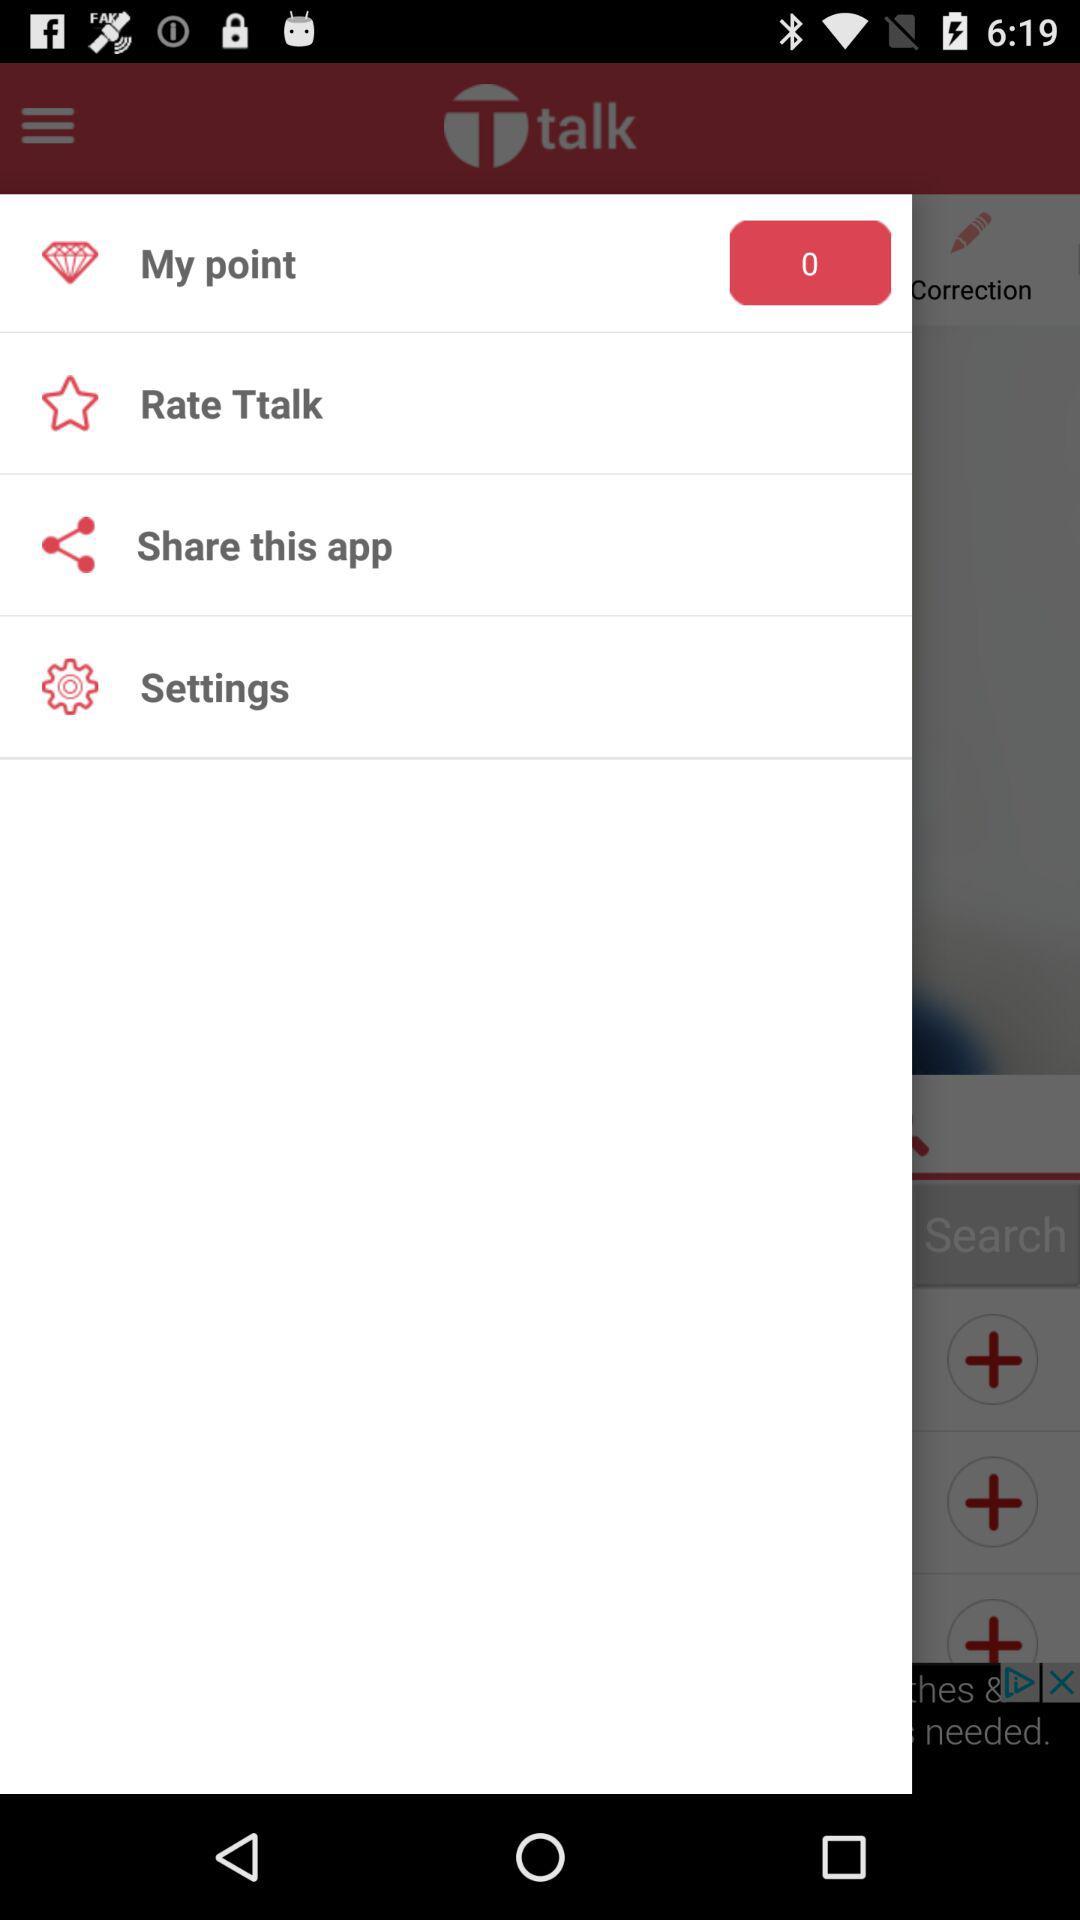 The image size is (1080, 1920). What do you see at coordinates (46, 133) in the screenshot?
I see `the menu icon` at bounding box center [46, 133].